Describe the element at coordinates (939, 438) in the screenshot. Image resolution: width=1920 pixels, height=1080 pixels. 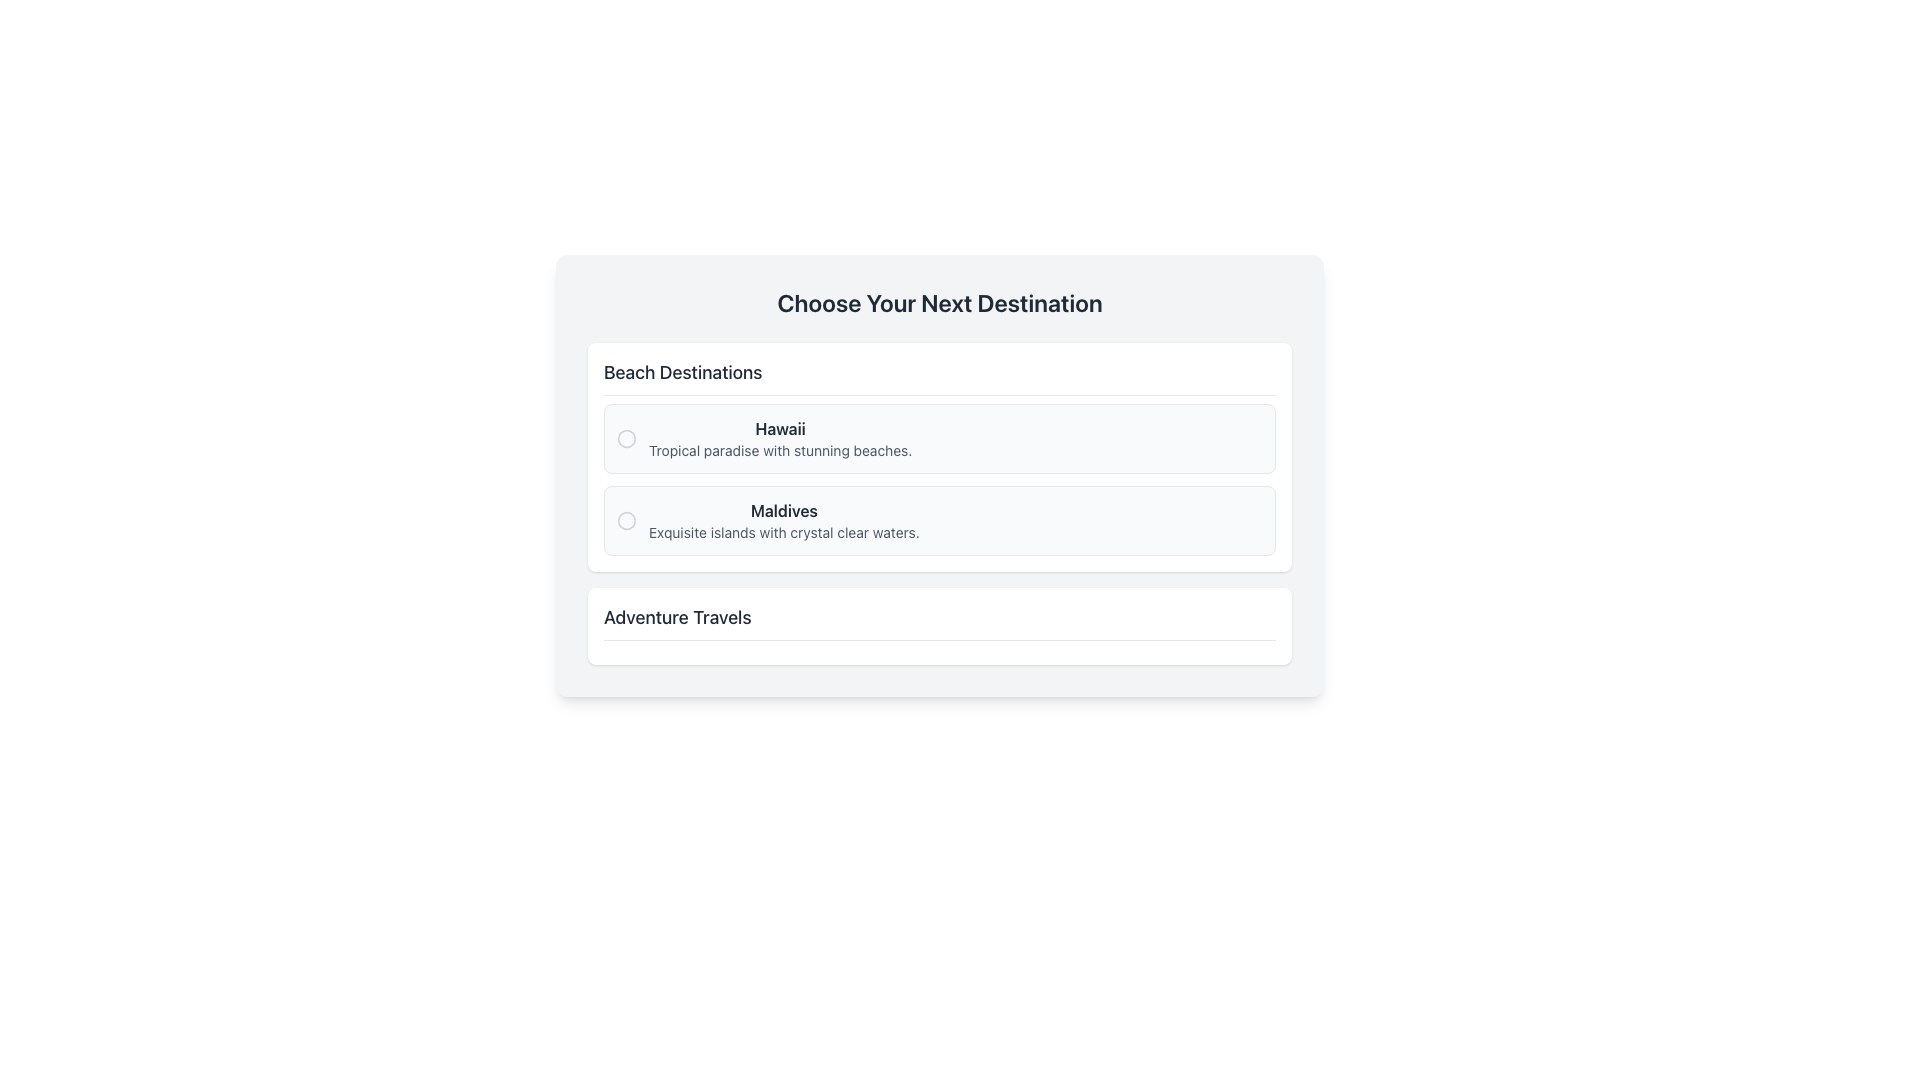
I see `the radio button for 'Hawaii'` at that location.